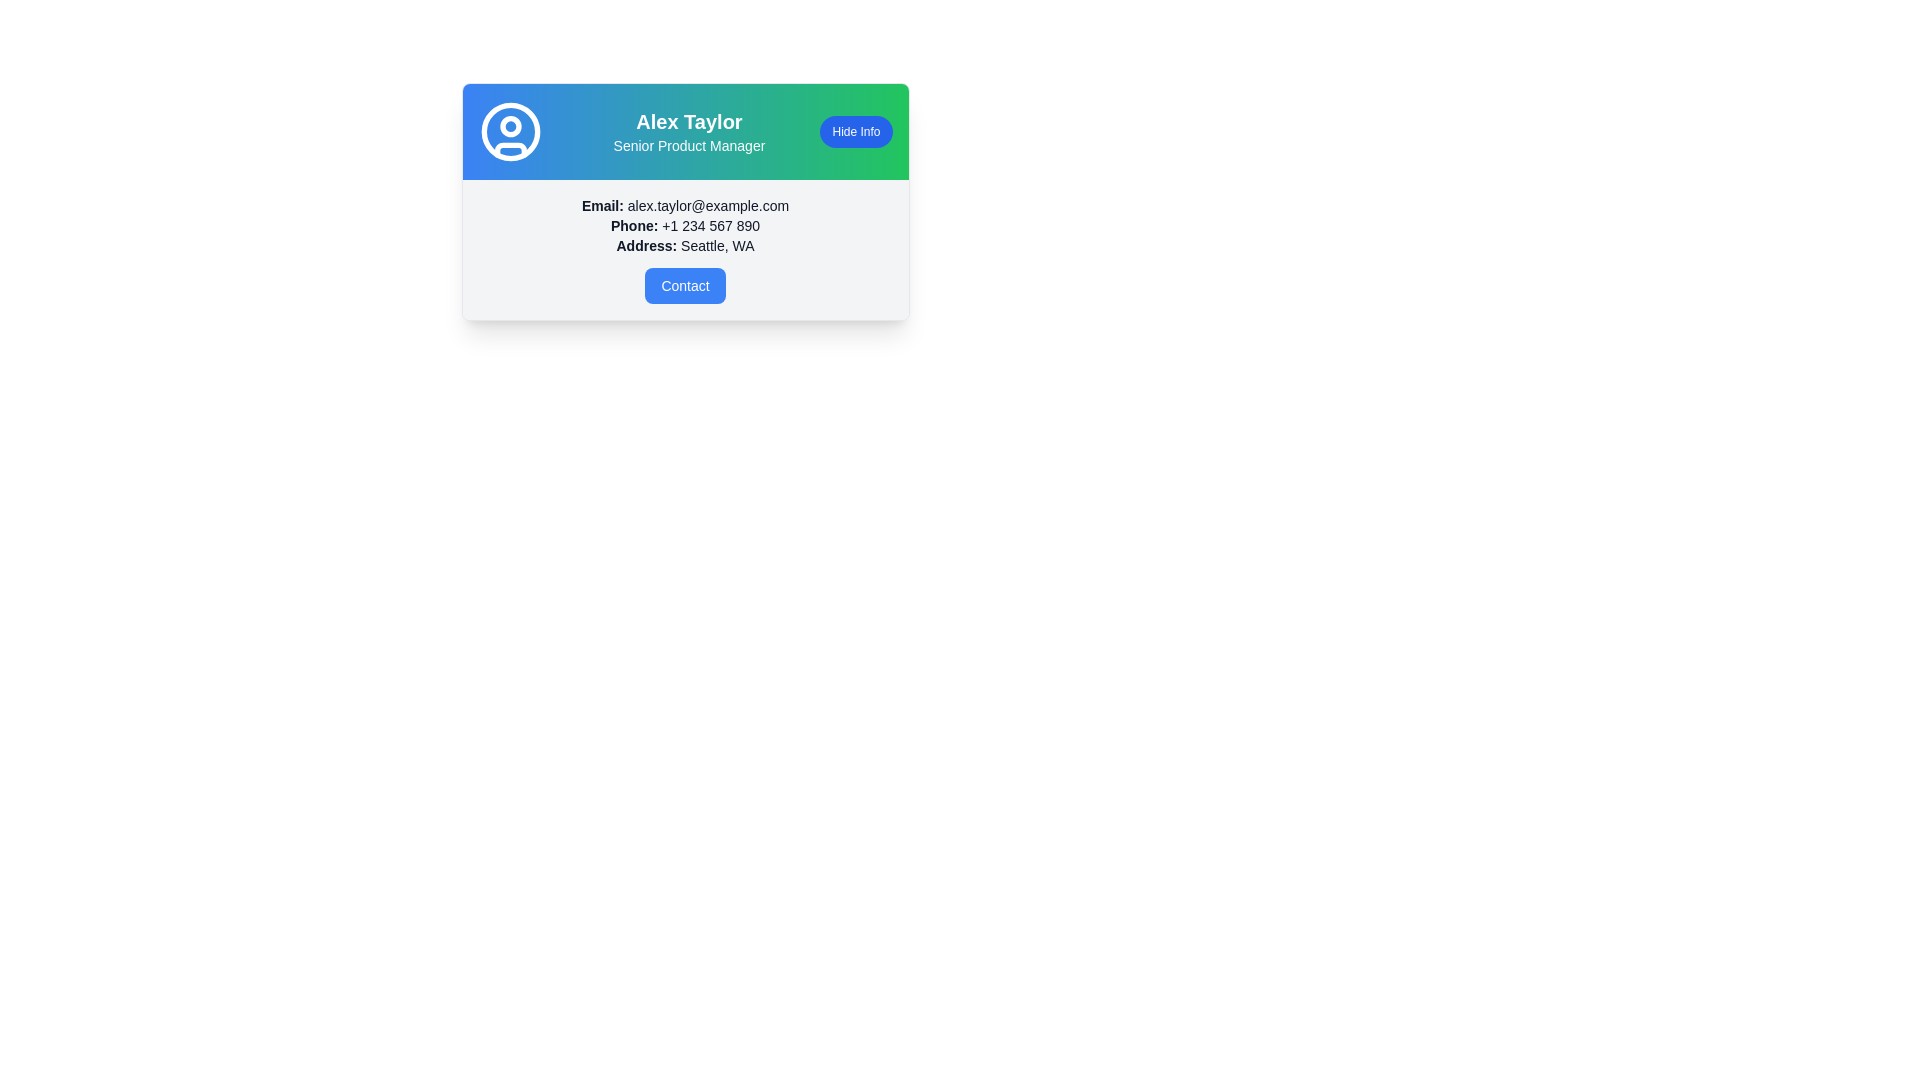  I want to click on the blue rectangular button labeled 'Contact' located at the bottom of the contact information card, so click(685, 285).